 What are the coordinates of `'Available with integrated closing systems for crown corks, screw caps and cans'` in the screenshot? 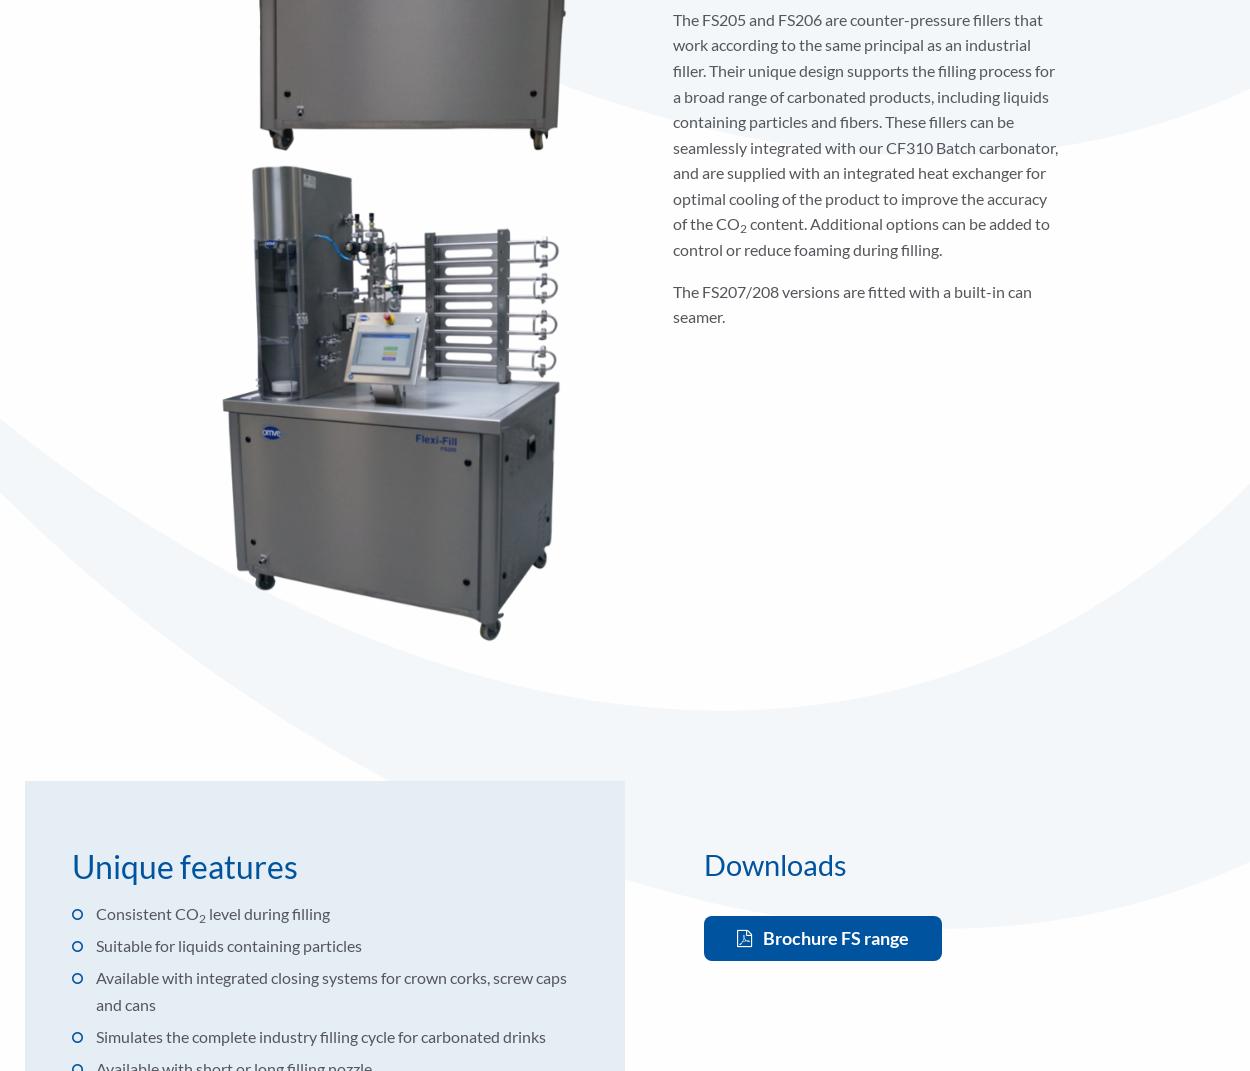 It's located at (330, 989).